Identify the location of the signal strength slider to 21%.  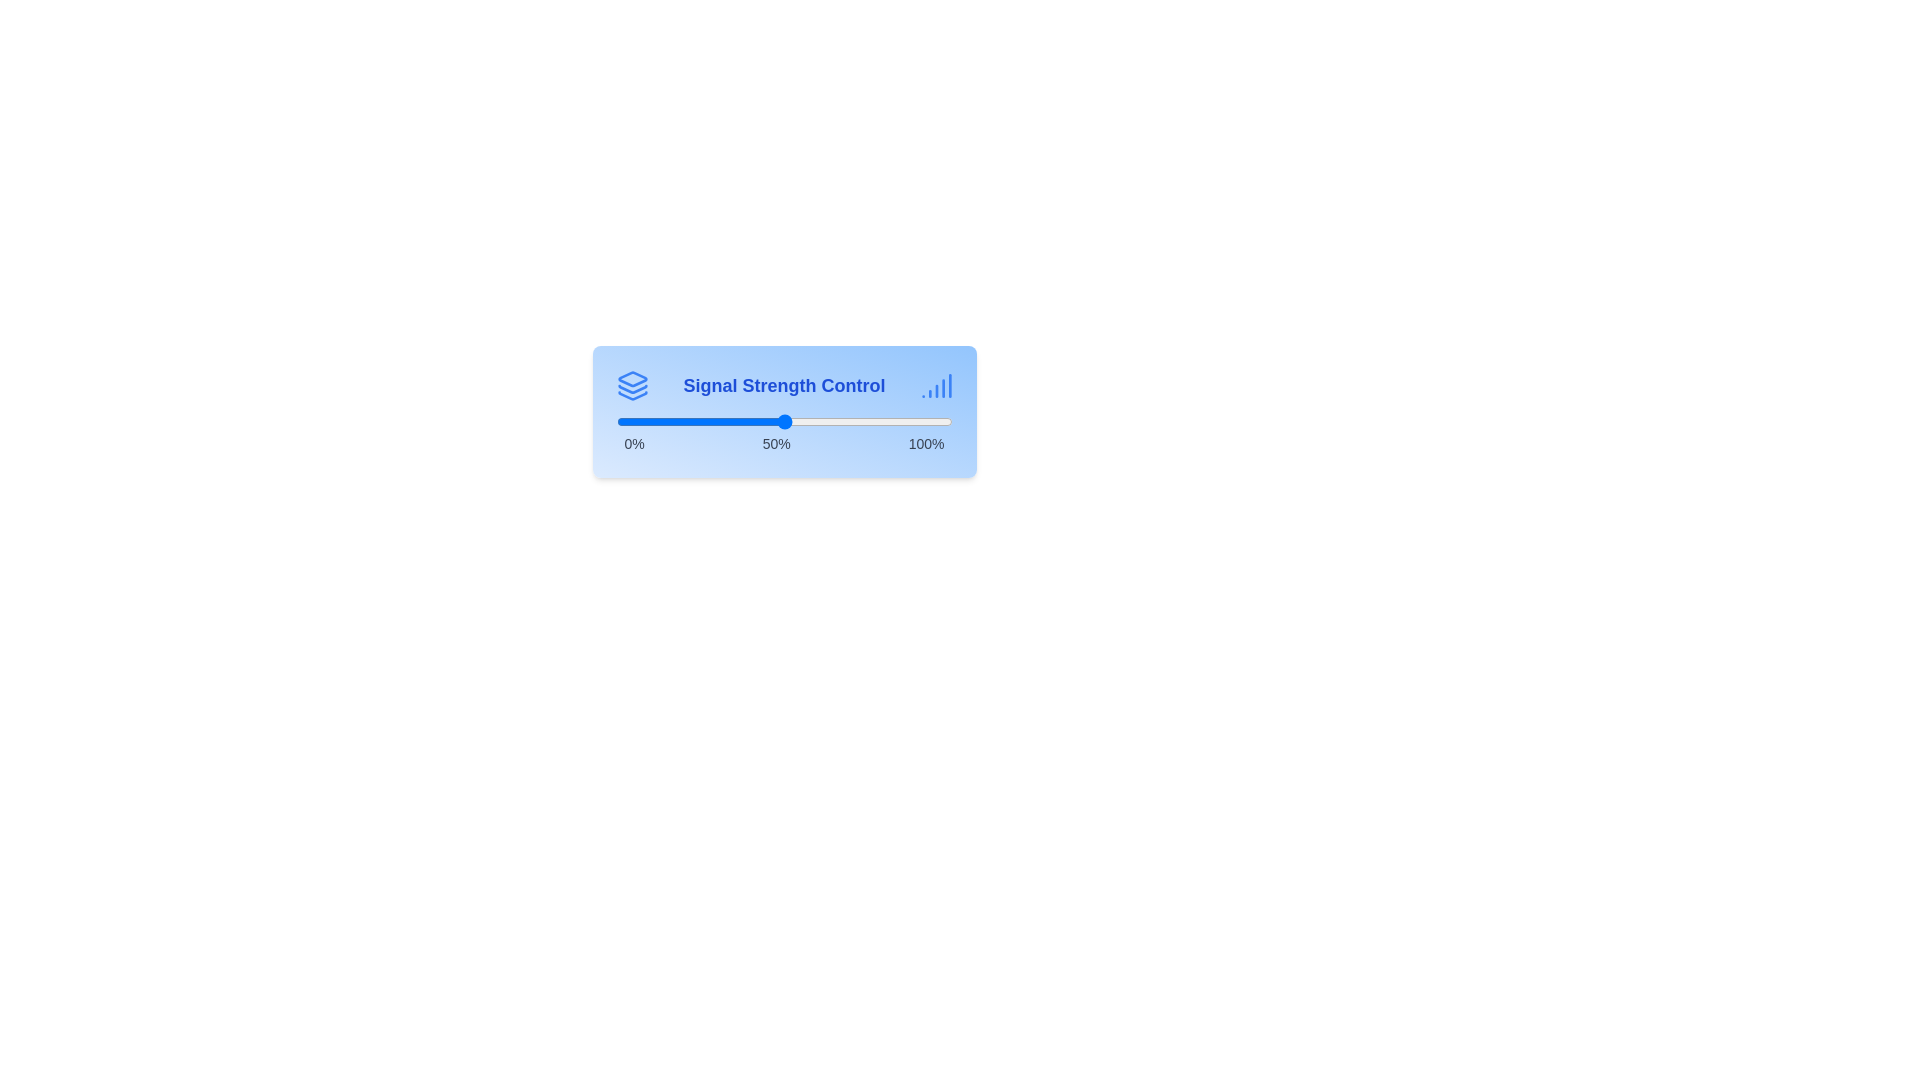
(686, 420).